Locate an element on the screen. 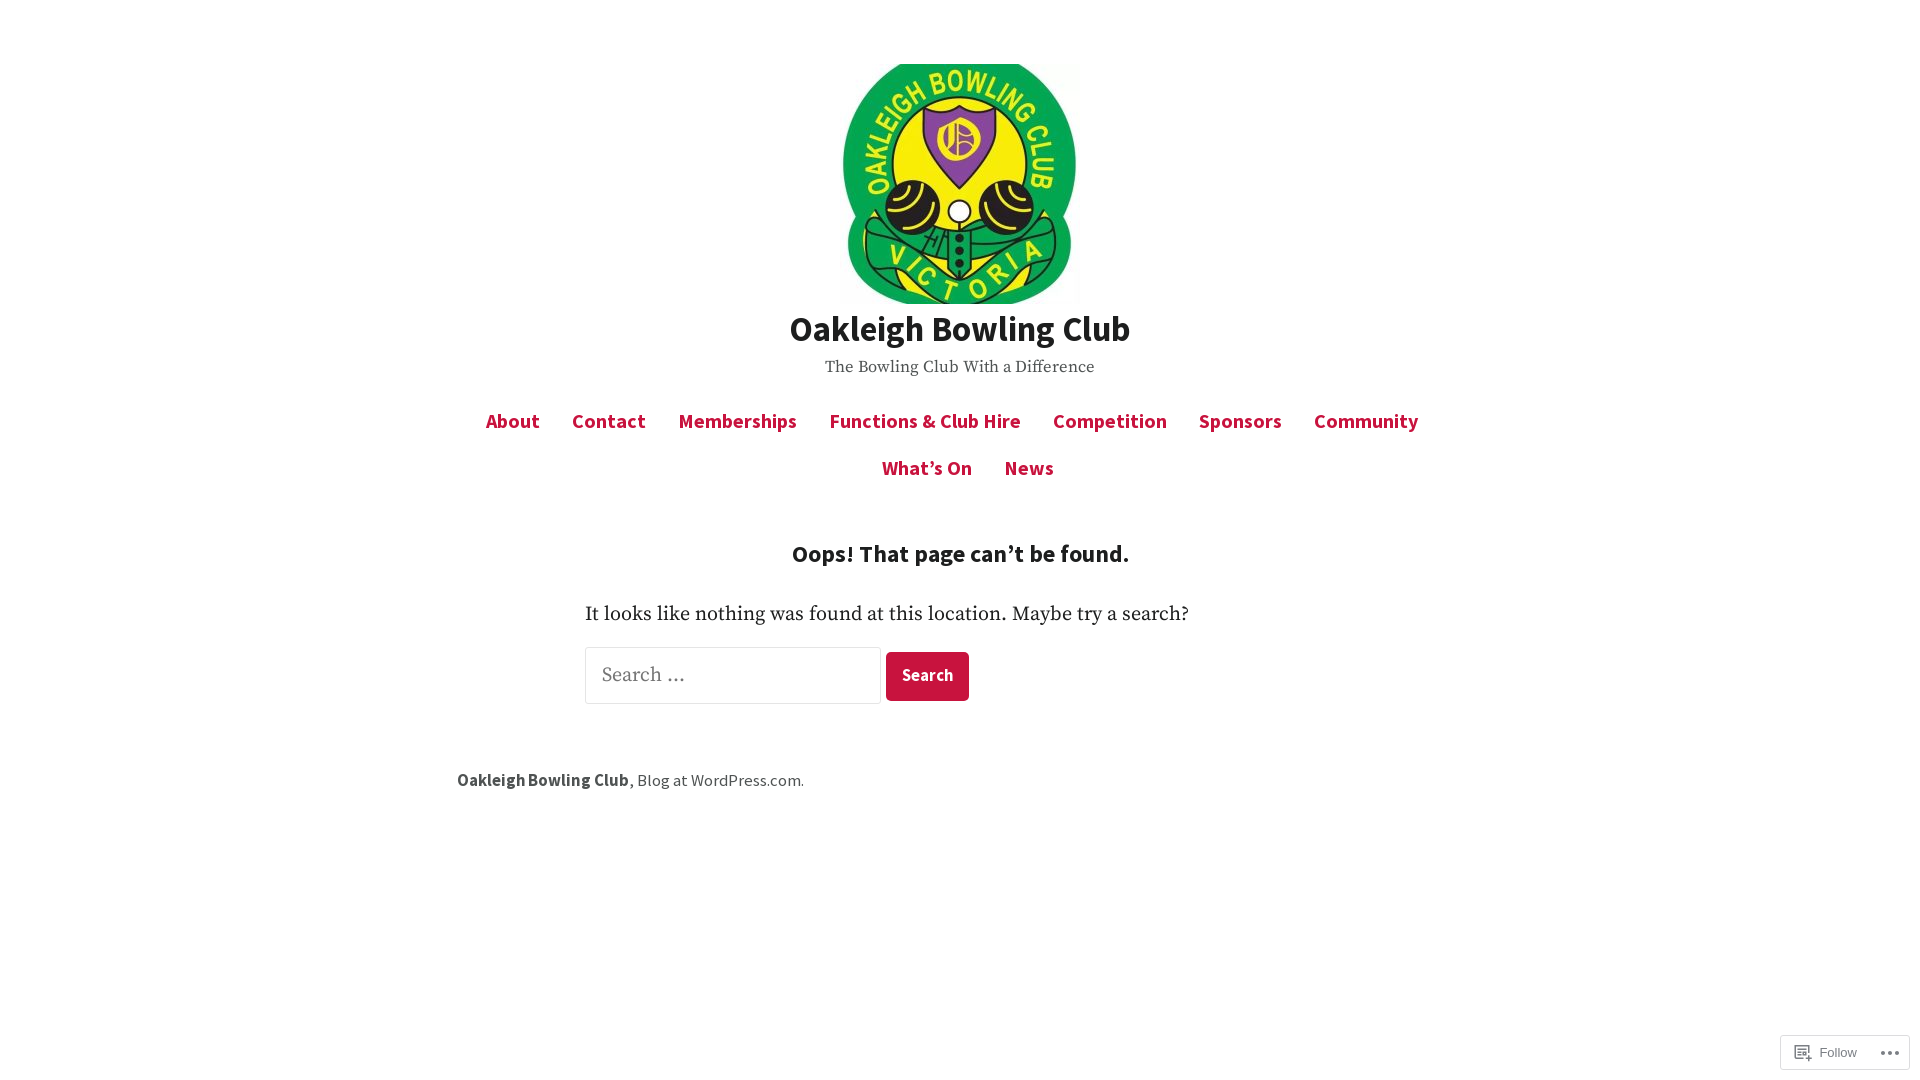  'Memberships' is located at coordinates (736, 419).